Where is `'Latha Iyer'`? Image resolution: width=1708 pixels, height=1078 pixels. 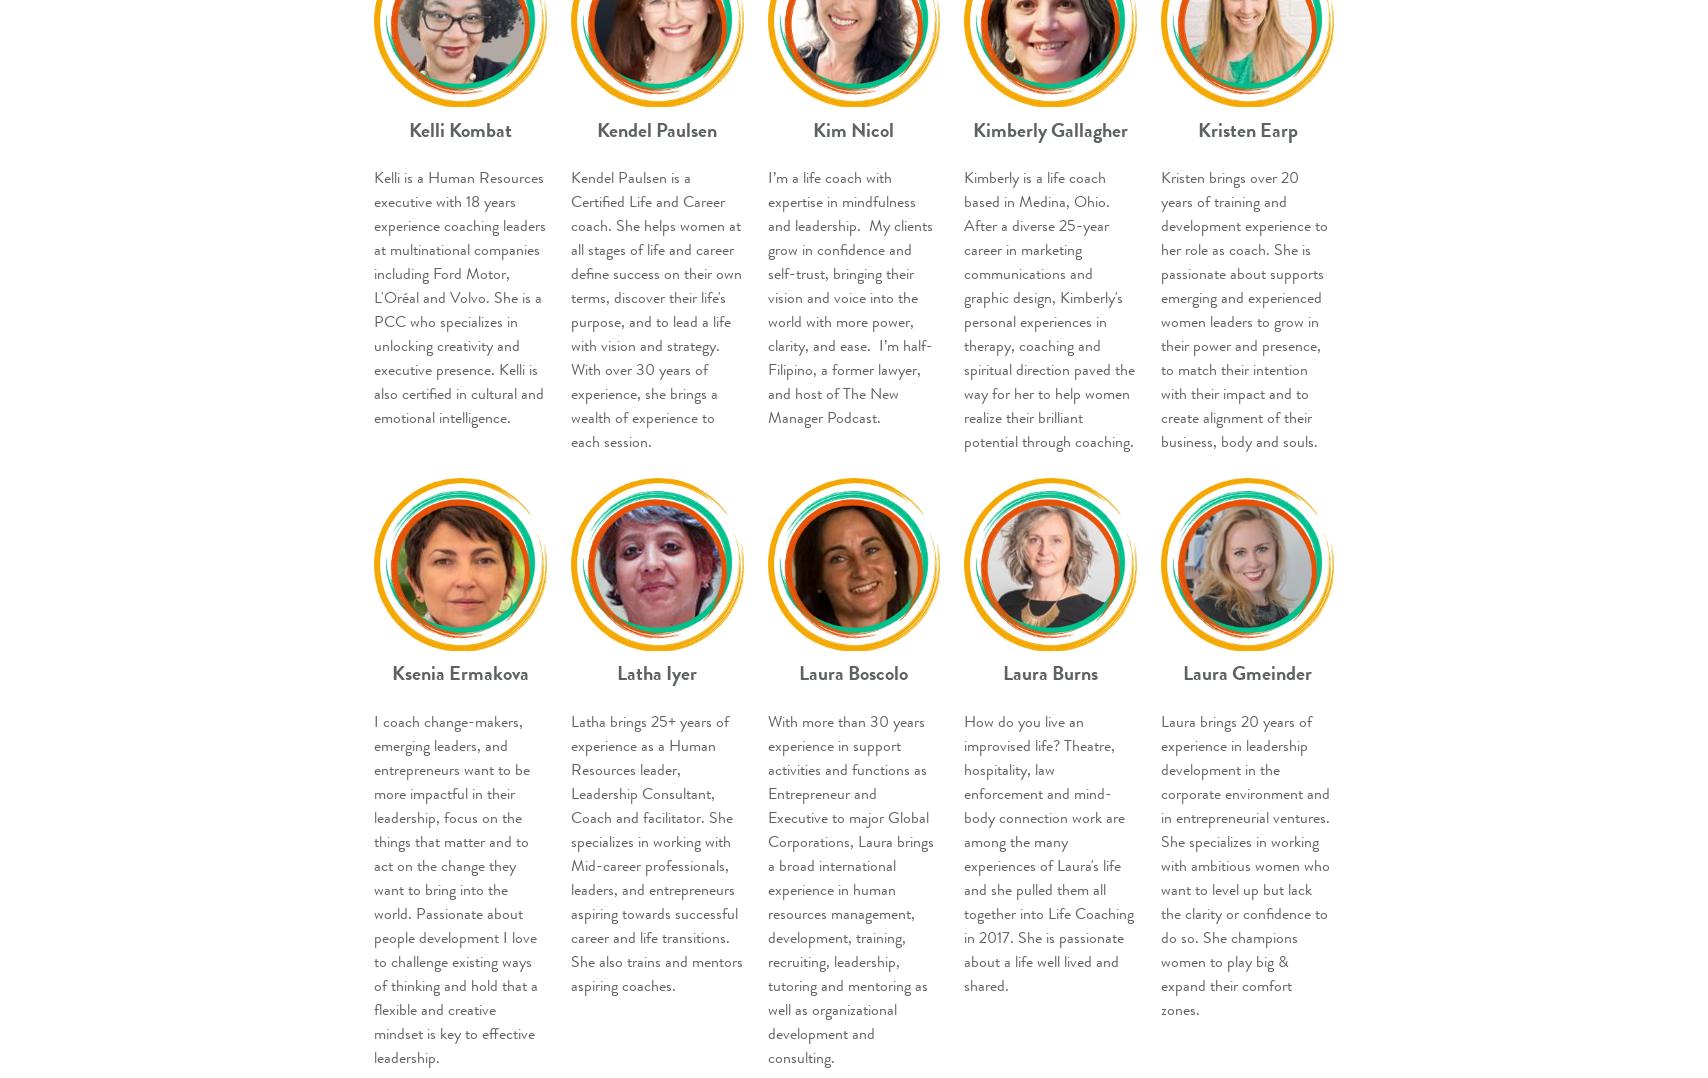
'Latha Iyer' is located at coordinates (657, 673).